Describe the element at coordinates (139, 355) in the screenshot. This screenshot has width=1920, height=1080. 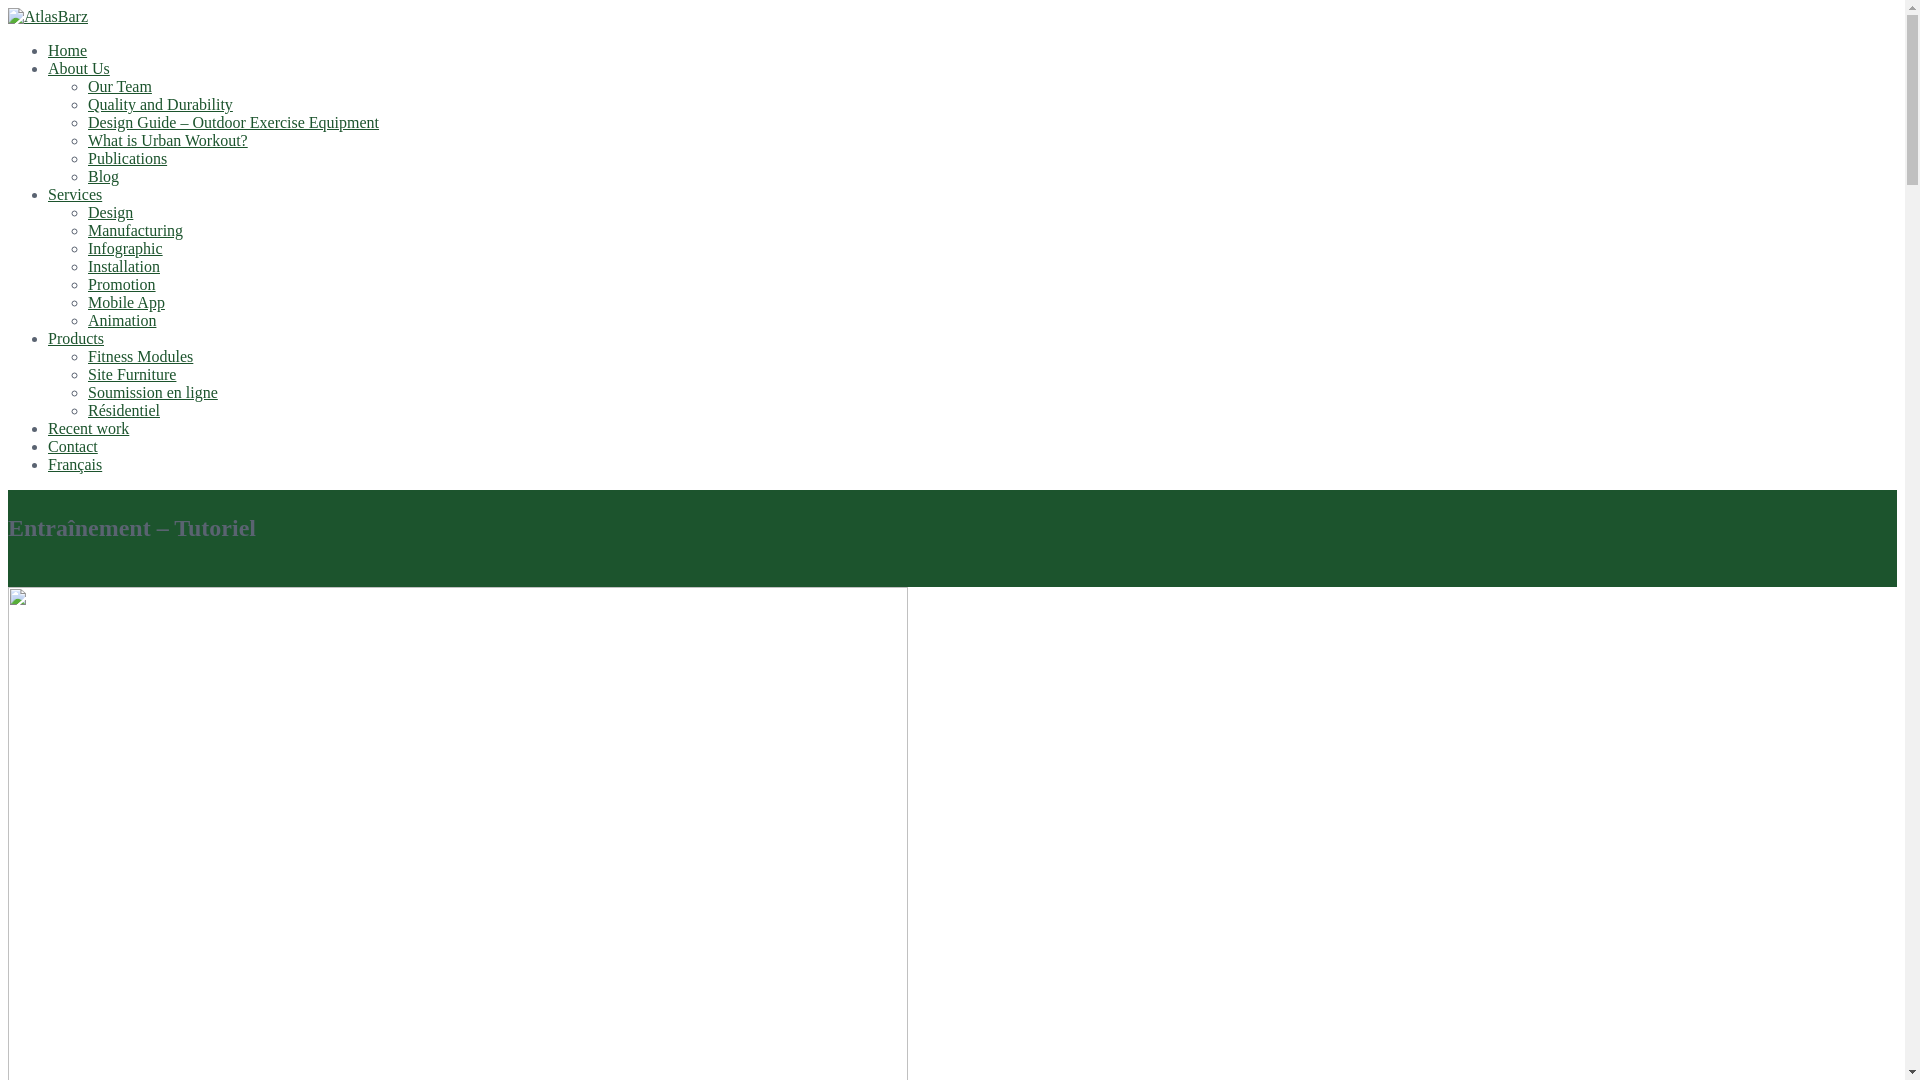
I see `'Fitness Modules'` at that location.